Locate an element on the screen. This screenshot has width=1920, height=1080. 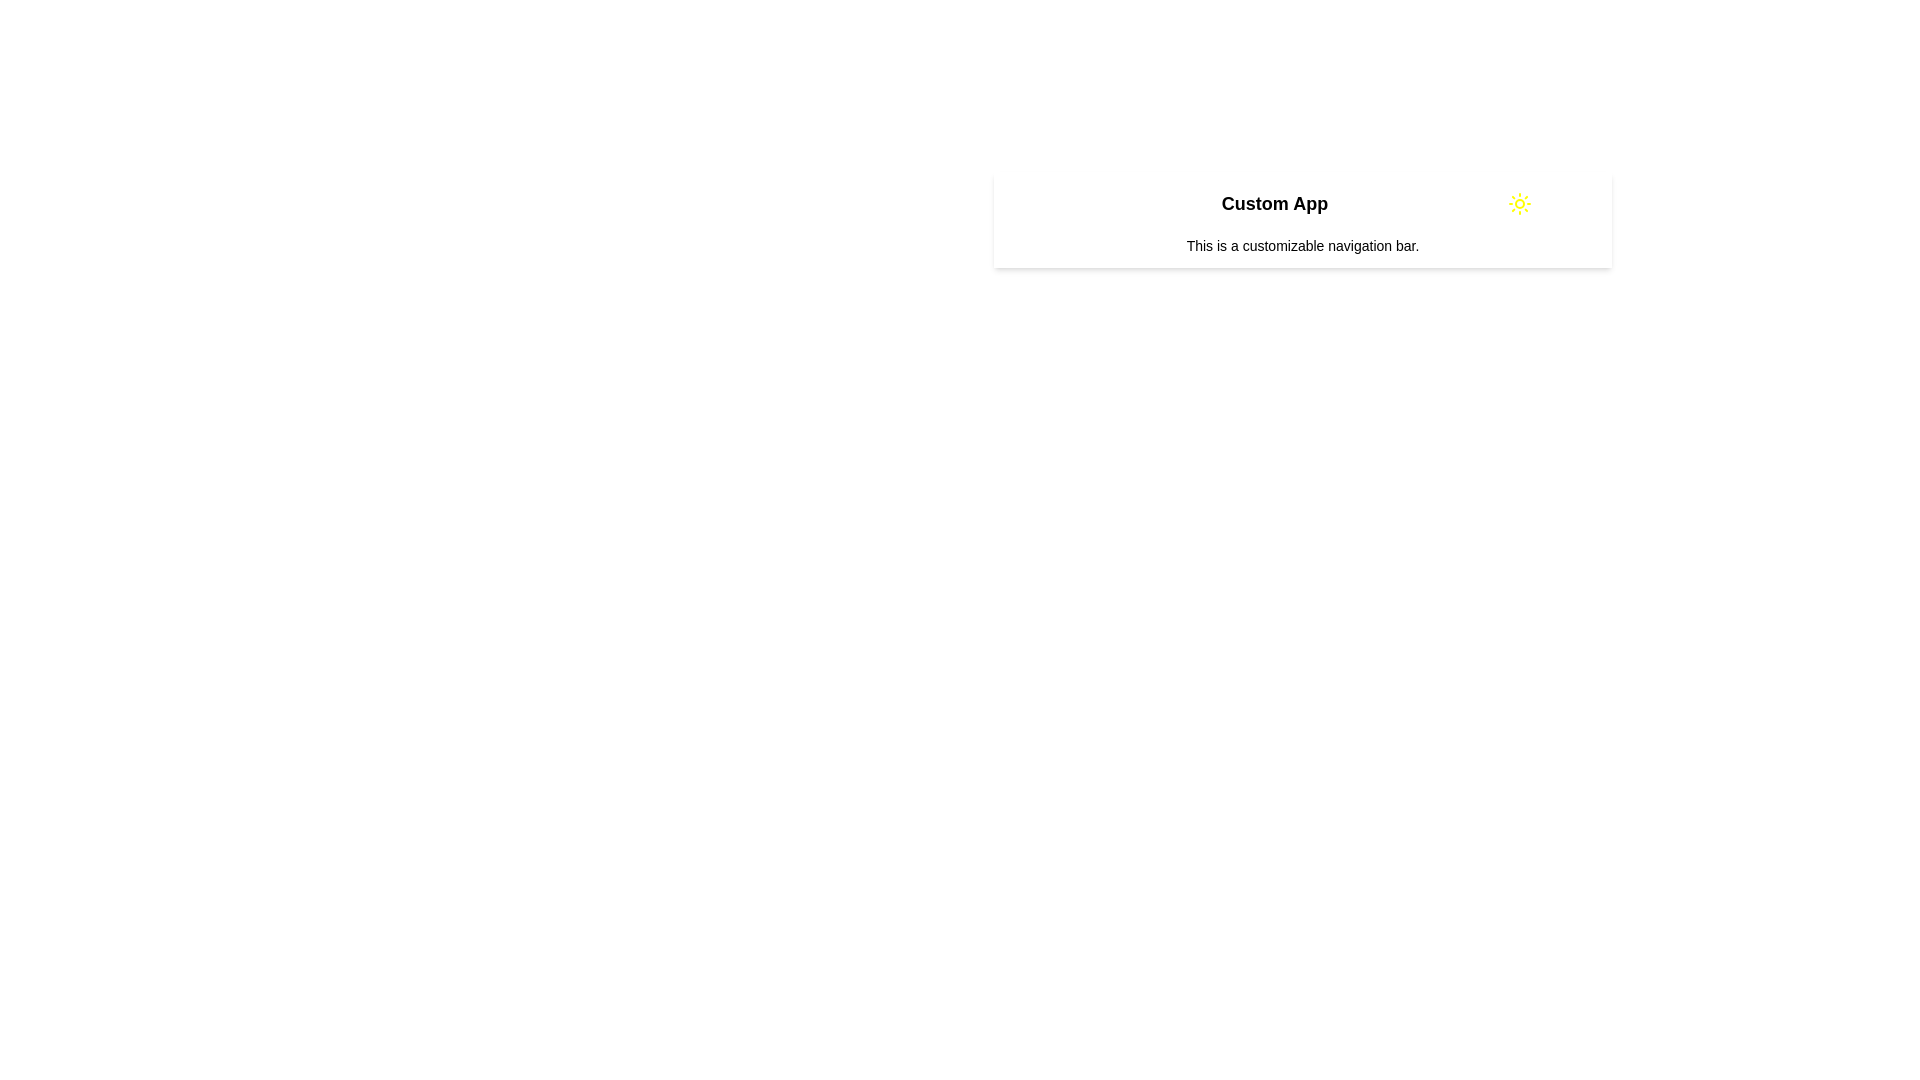
the app title to focus on it is located at coordinates (1274, 204).